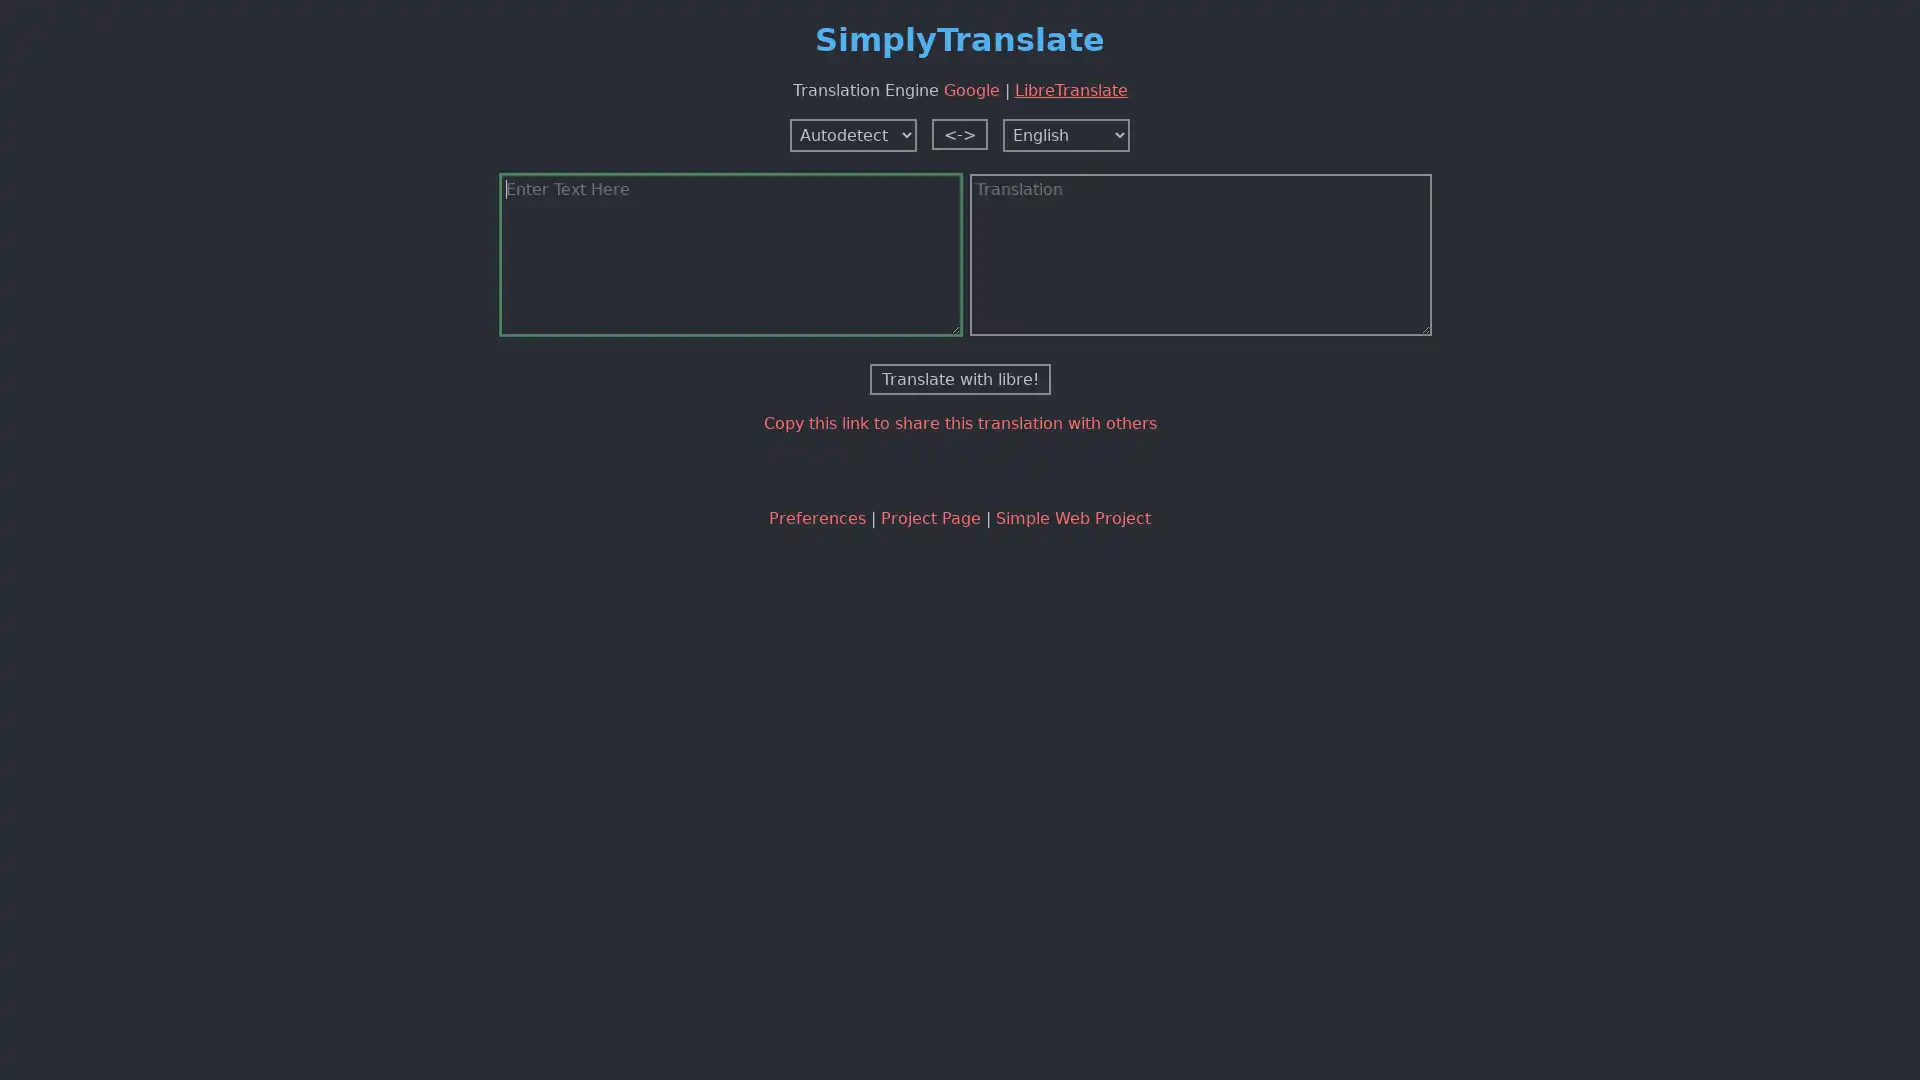 Image resolution: width=1920 pixels, height=1080 pixels. Describe the element at coordinates (960, 133) in the screenshot. I see `Switch languages` at that location.